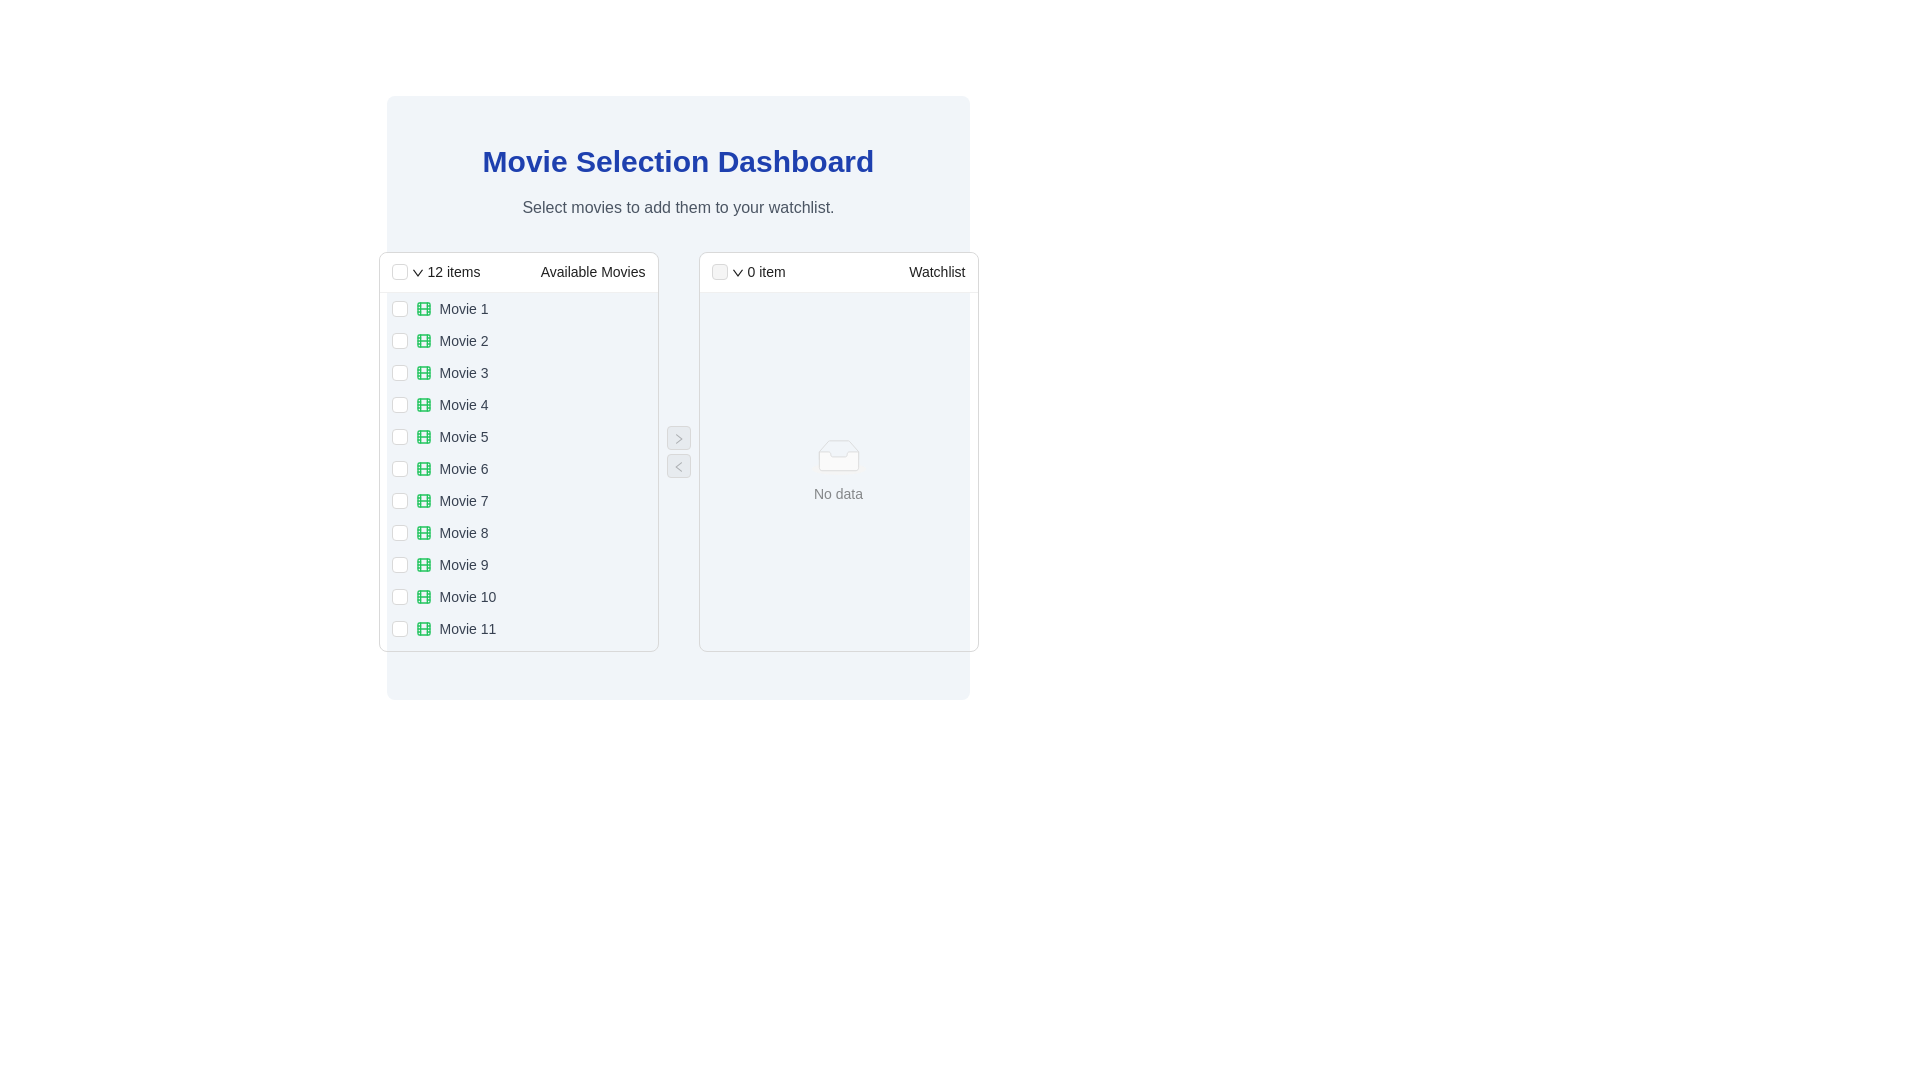  I want to click on the movie icon for 'Movie 4' in the 'Available Movies' list, which is represented as a graphical marker within a filmstrip layout, so click(422, 405).